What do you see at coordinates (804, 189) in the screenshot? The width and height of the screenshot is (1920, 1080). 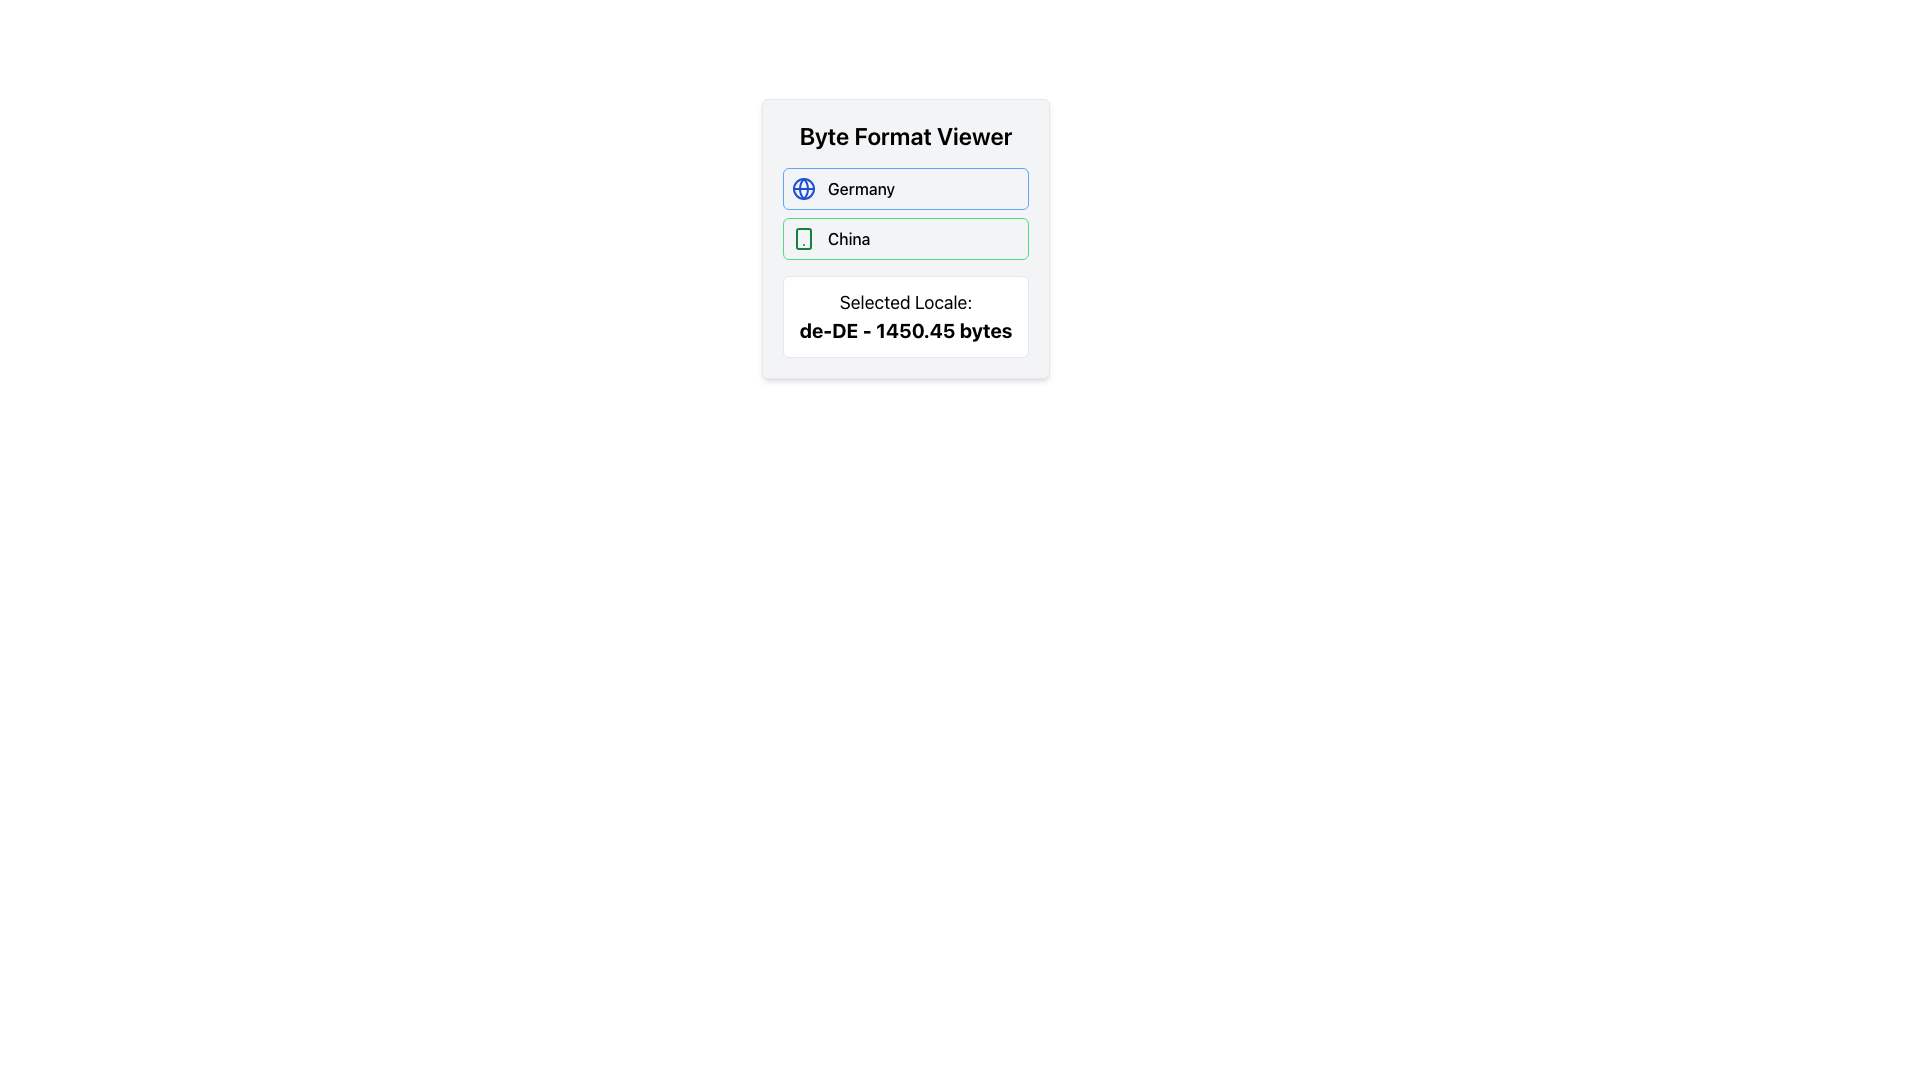 I see `the SVG circle element within the globe icon that indicates locale selection adjacent to the 'Germany' text in the horizontal selection menu` at bounding box center [804, 189].